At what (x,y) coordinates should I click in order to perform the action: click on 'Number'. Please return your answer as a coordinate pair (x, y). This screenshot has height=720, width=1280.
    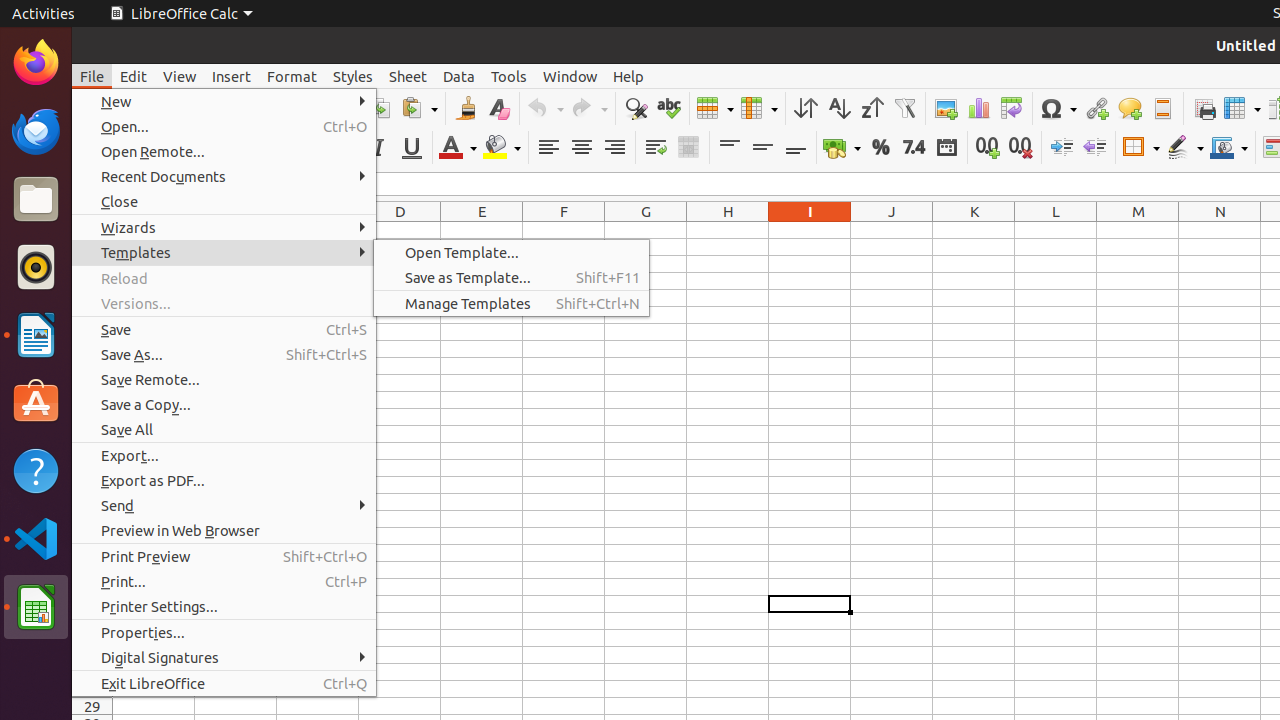
    Looking at the image, I should click on (912, 146).